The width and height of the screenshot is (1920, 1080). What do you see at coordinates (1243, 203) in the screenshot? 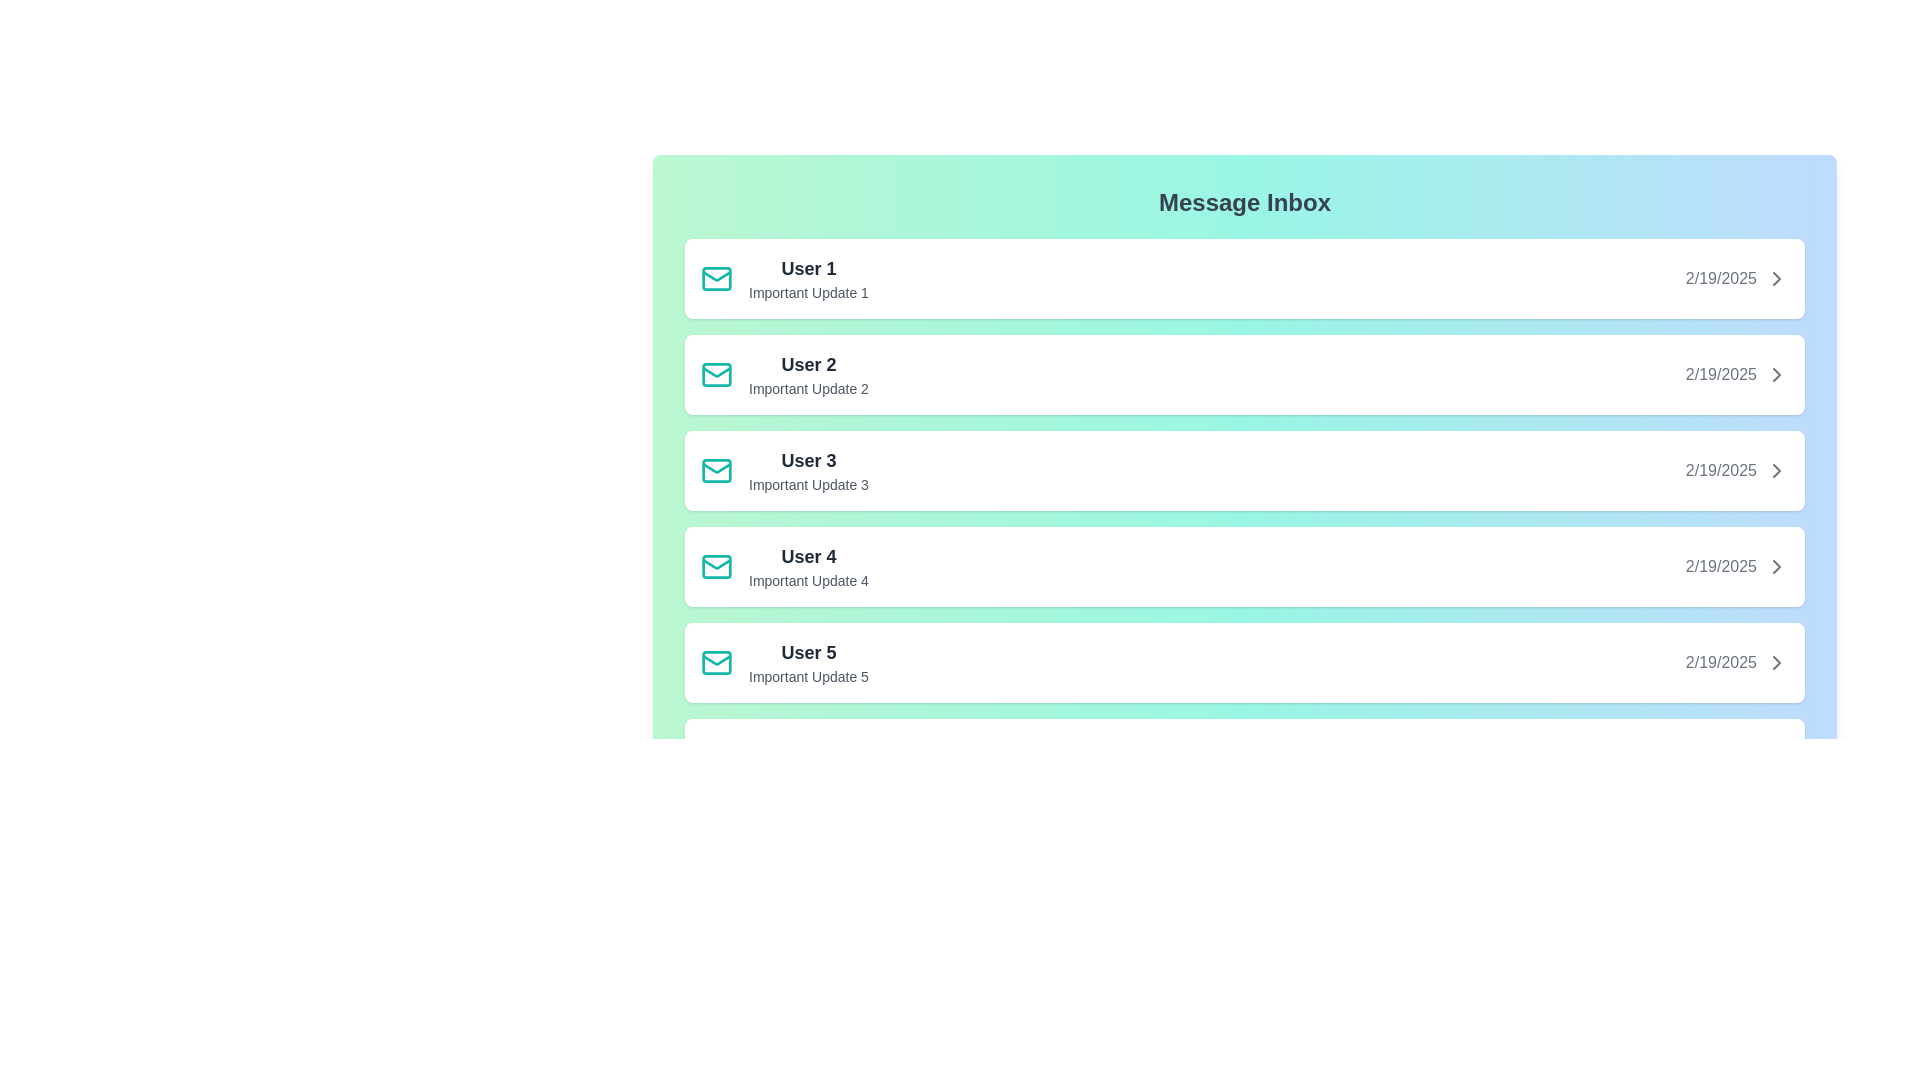
I see `the 'Message Inbox' heading` at bounding box center [1243, 203].